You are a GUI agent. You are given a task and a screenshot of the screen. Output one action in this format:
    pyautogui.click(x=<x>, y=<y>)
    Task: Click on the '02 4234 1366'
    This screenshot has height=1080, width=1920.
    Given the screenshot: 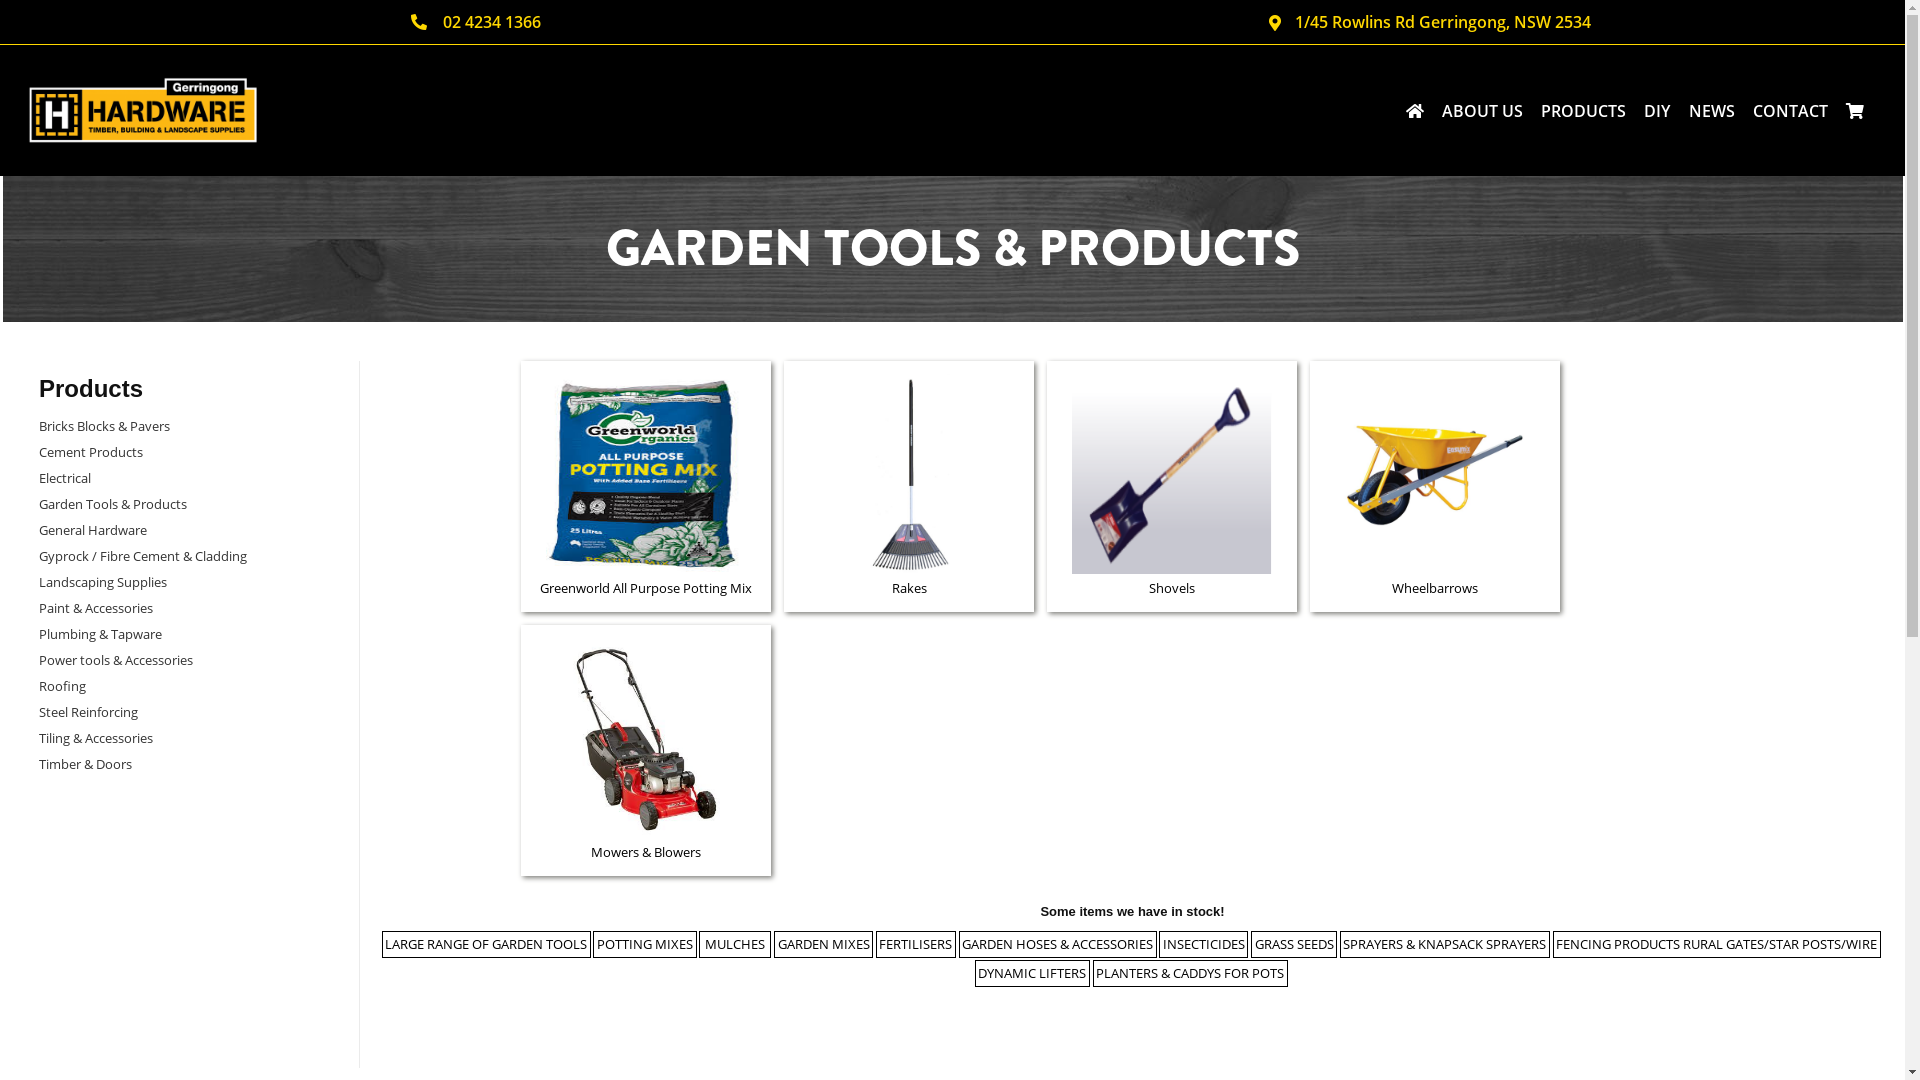 What is the action you would take?
    pyautogui.click(x=475, y=22)
    